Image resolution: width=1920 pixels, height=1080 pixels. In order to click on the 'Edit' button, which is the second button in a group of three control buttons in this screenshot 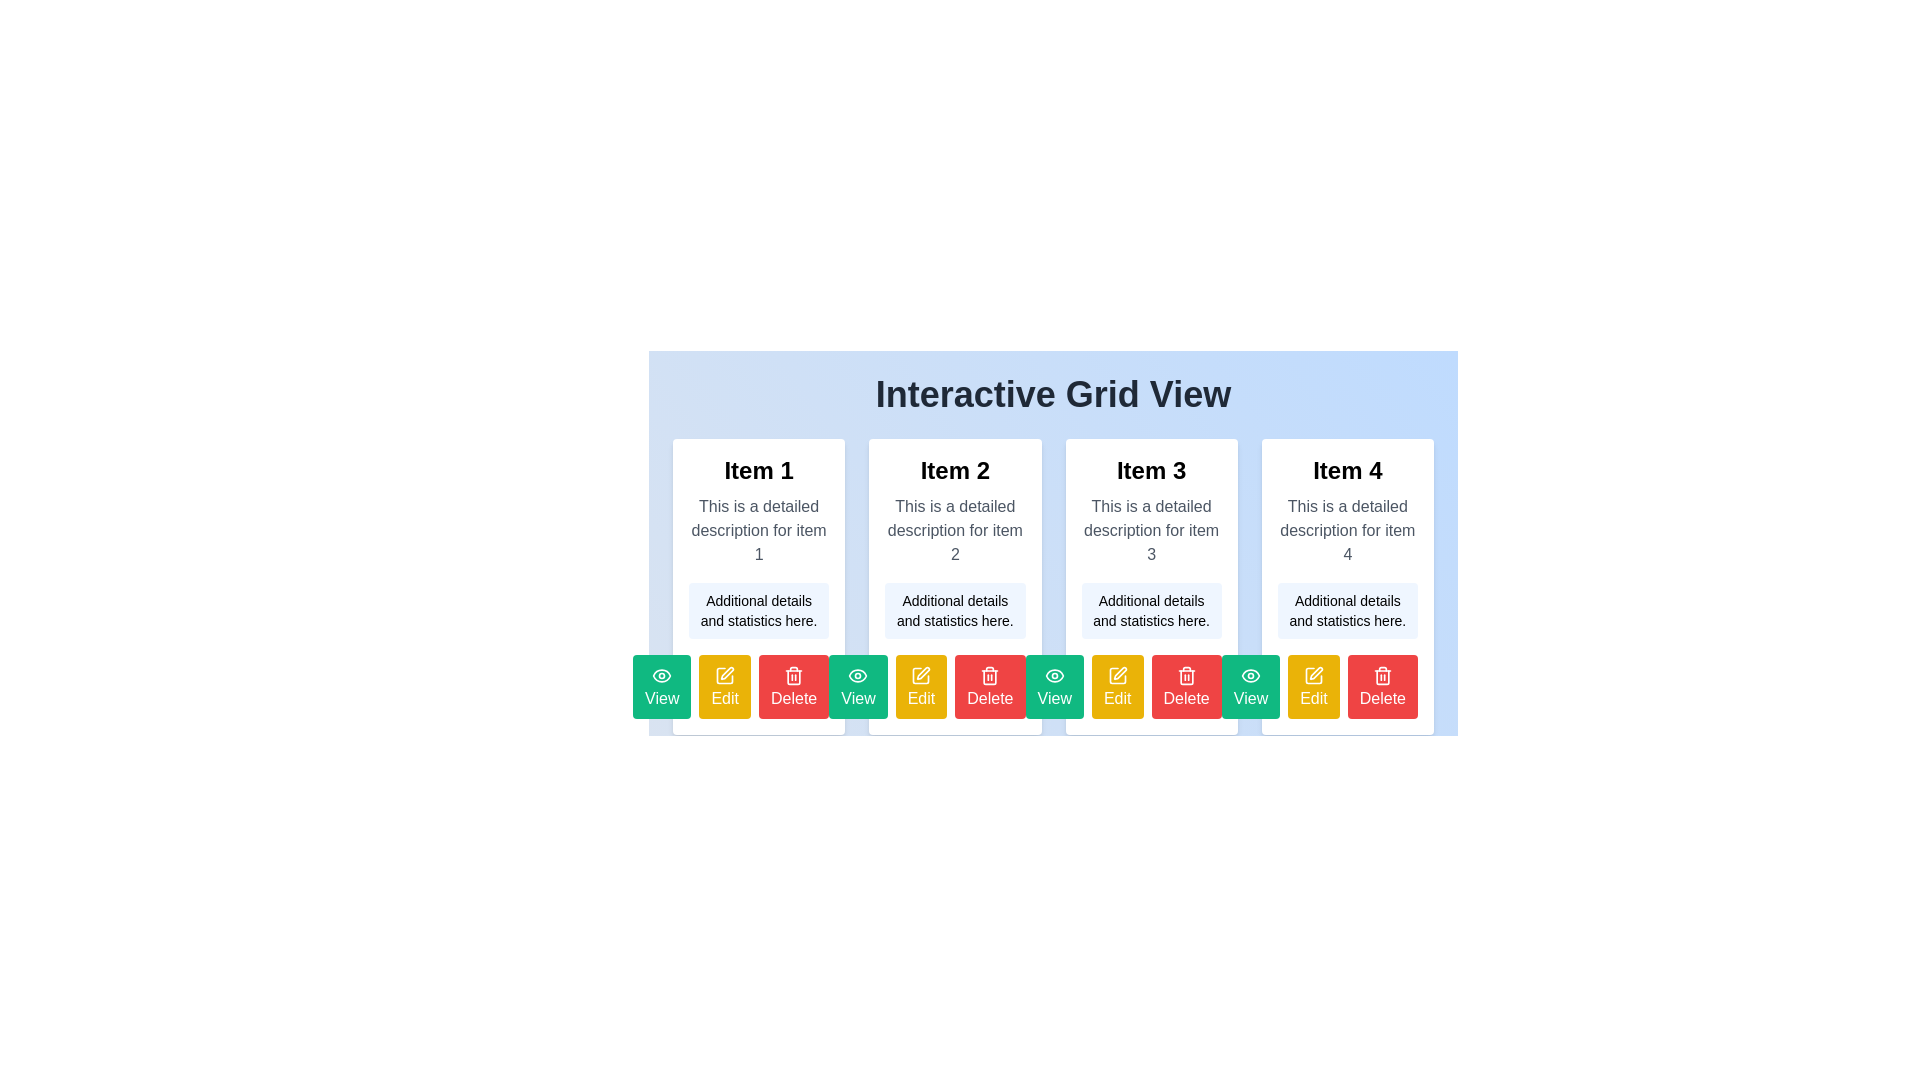, I will do `click(724, 685)`.